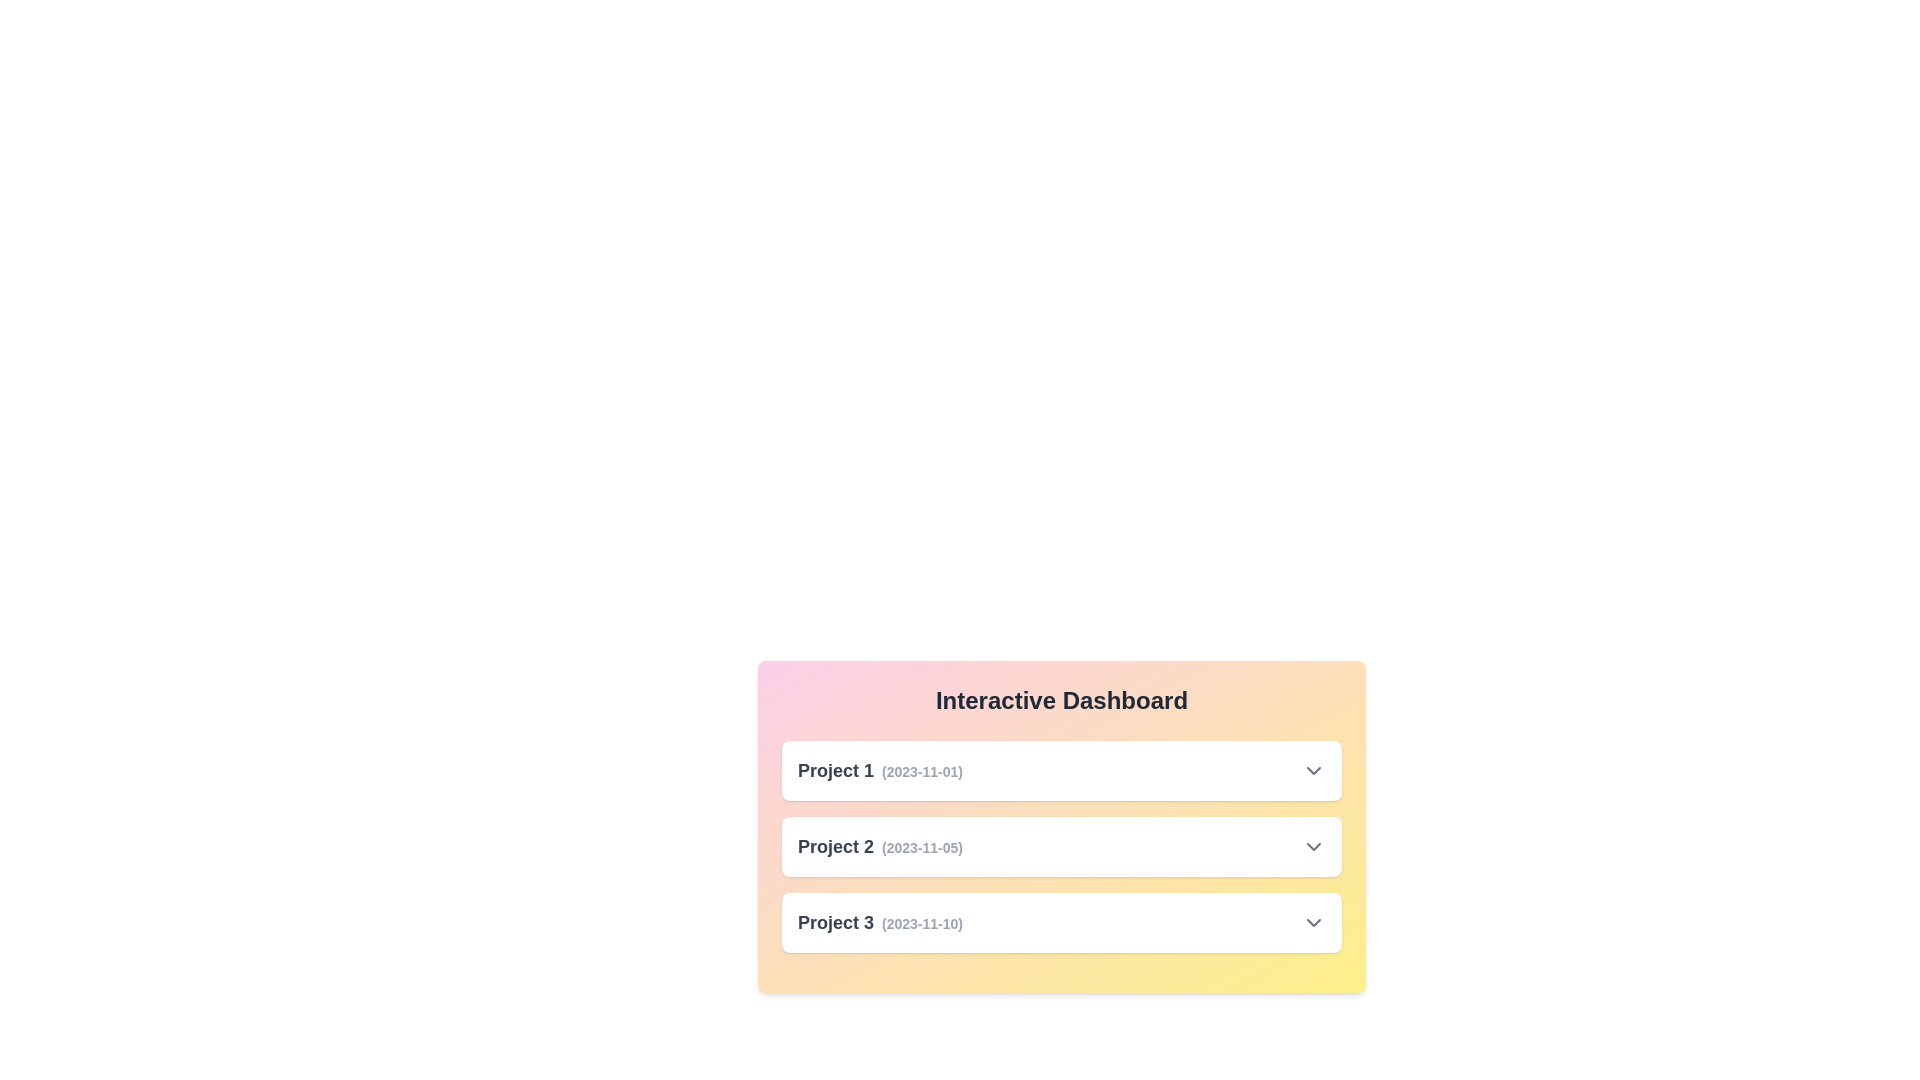 This screenshot has width=1920, height=1080. Describe the element at coordinates (1314, 770) in the screenshot. I see `the dropdown icon for Project 1 to toggle its details` at that location.